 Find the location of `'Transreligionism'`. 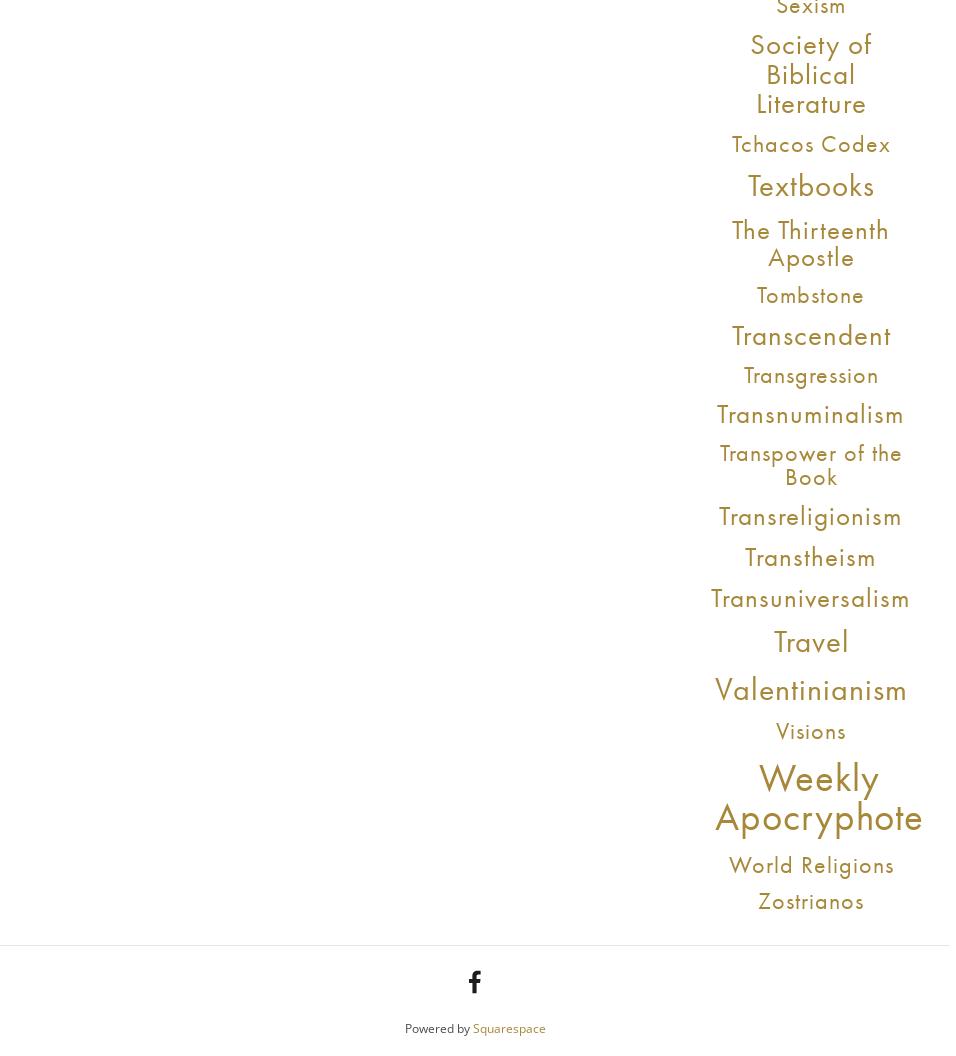

'Transreligionism' is located at coordinates (809, 513).